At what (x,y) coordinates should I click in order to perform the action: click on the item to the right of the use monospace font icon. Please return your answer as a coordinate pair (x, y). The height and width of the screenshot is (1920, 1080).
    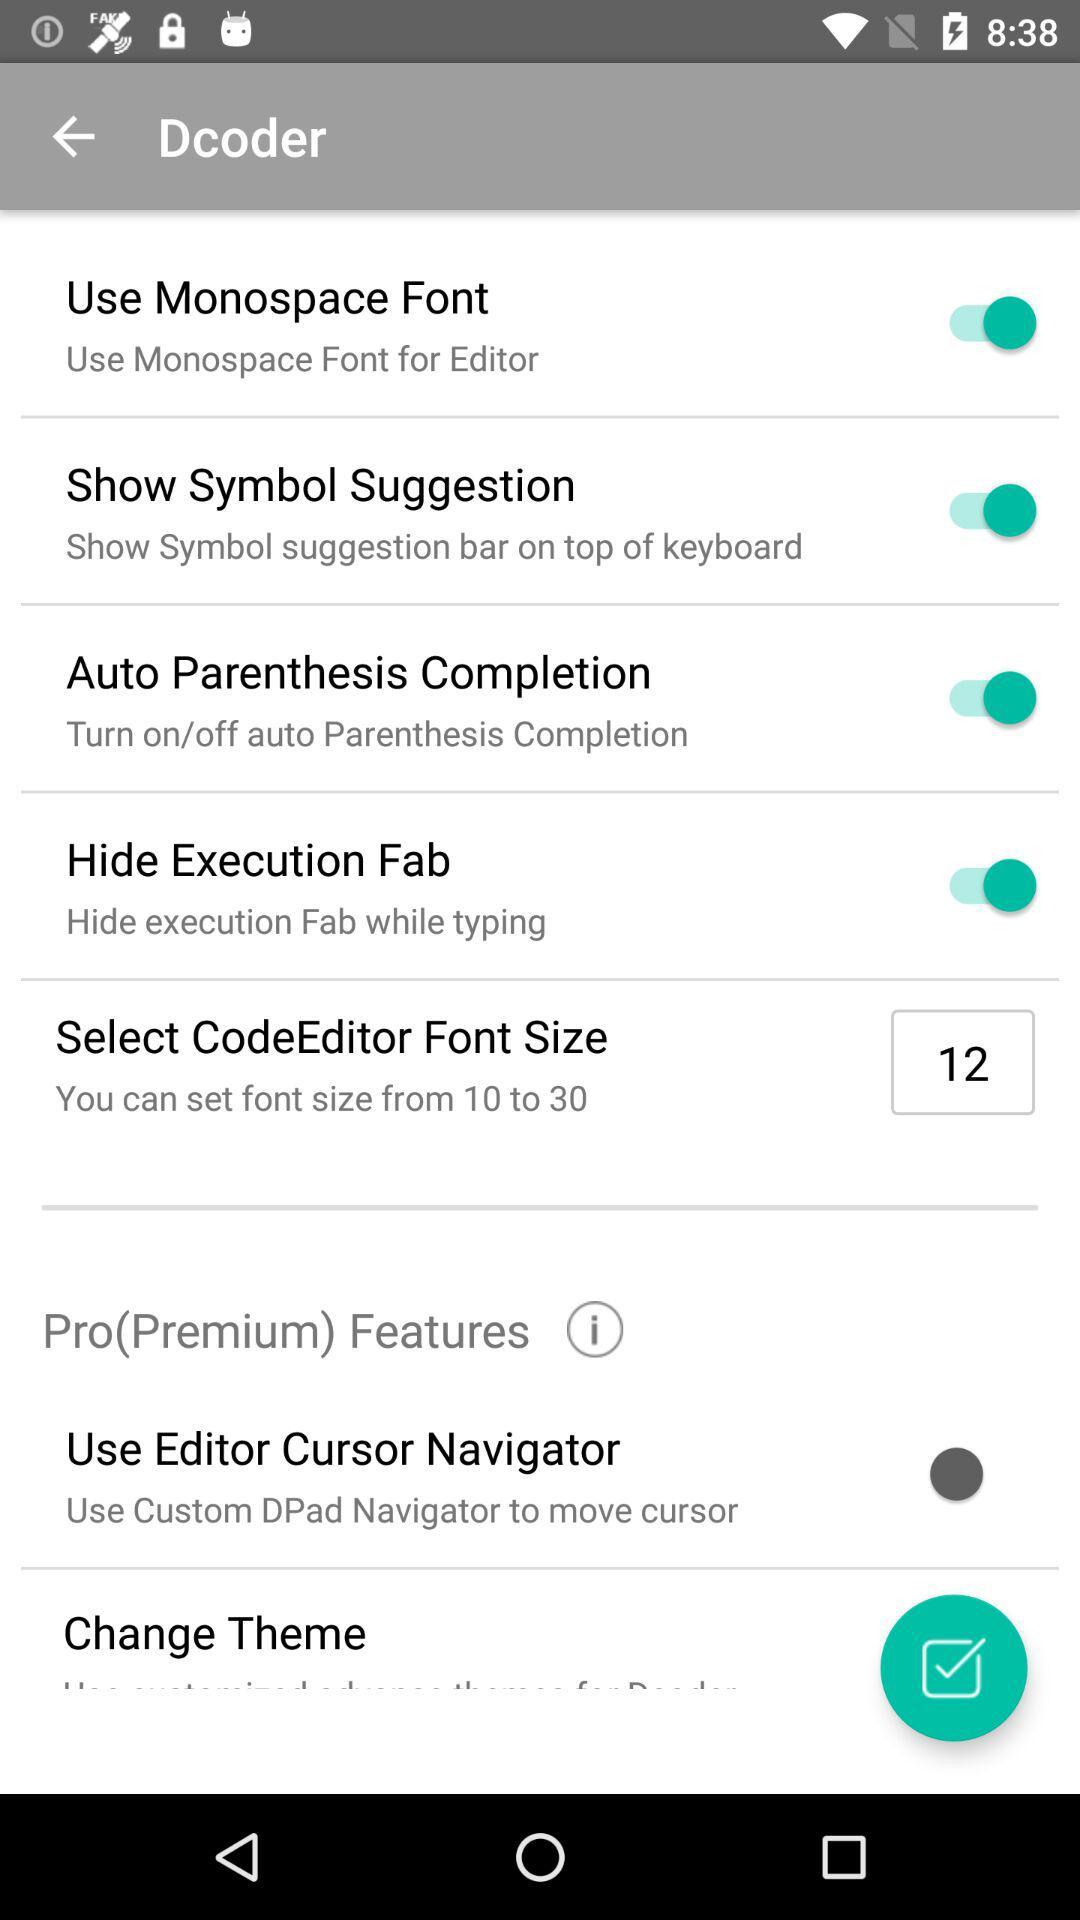
    Looking at the image, I should click on (968, 322).